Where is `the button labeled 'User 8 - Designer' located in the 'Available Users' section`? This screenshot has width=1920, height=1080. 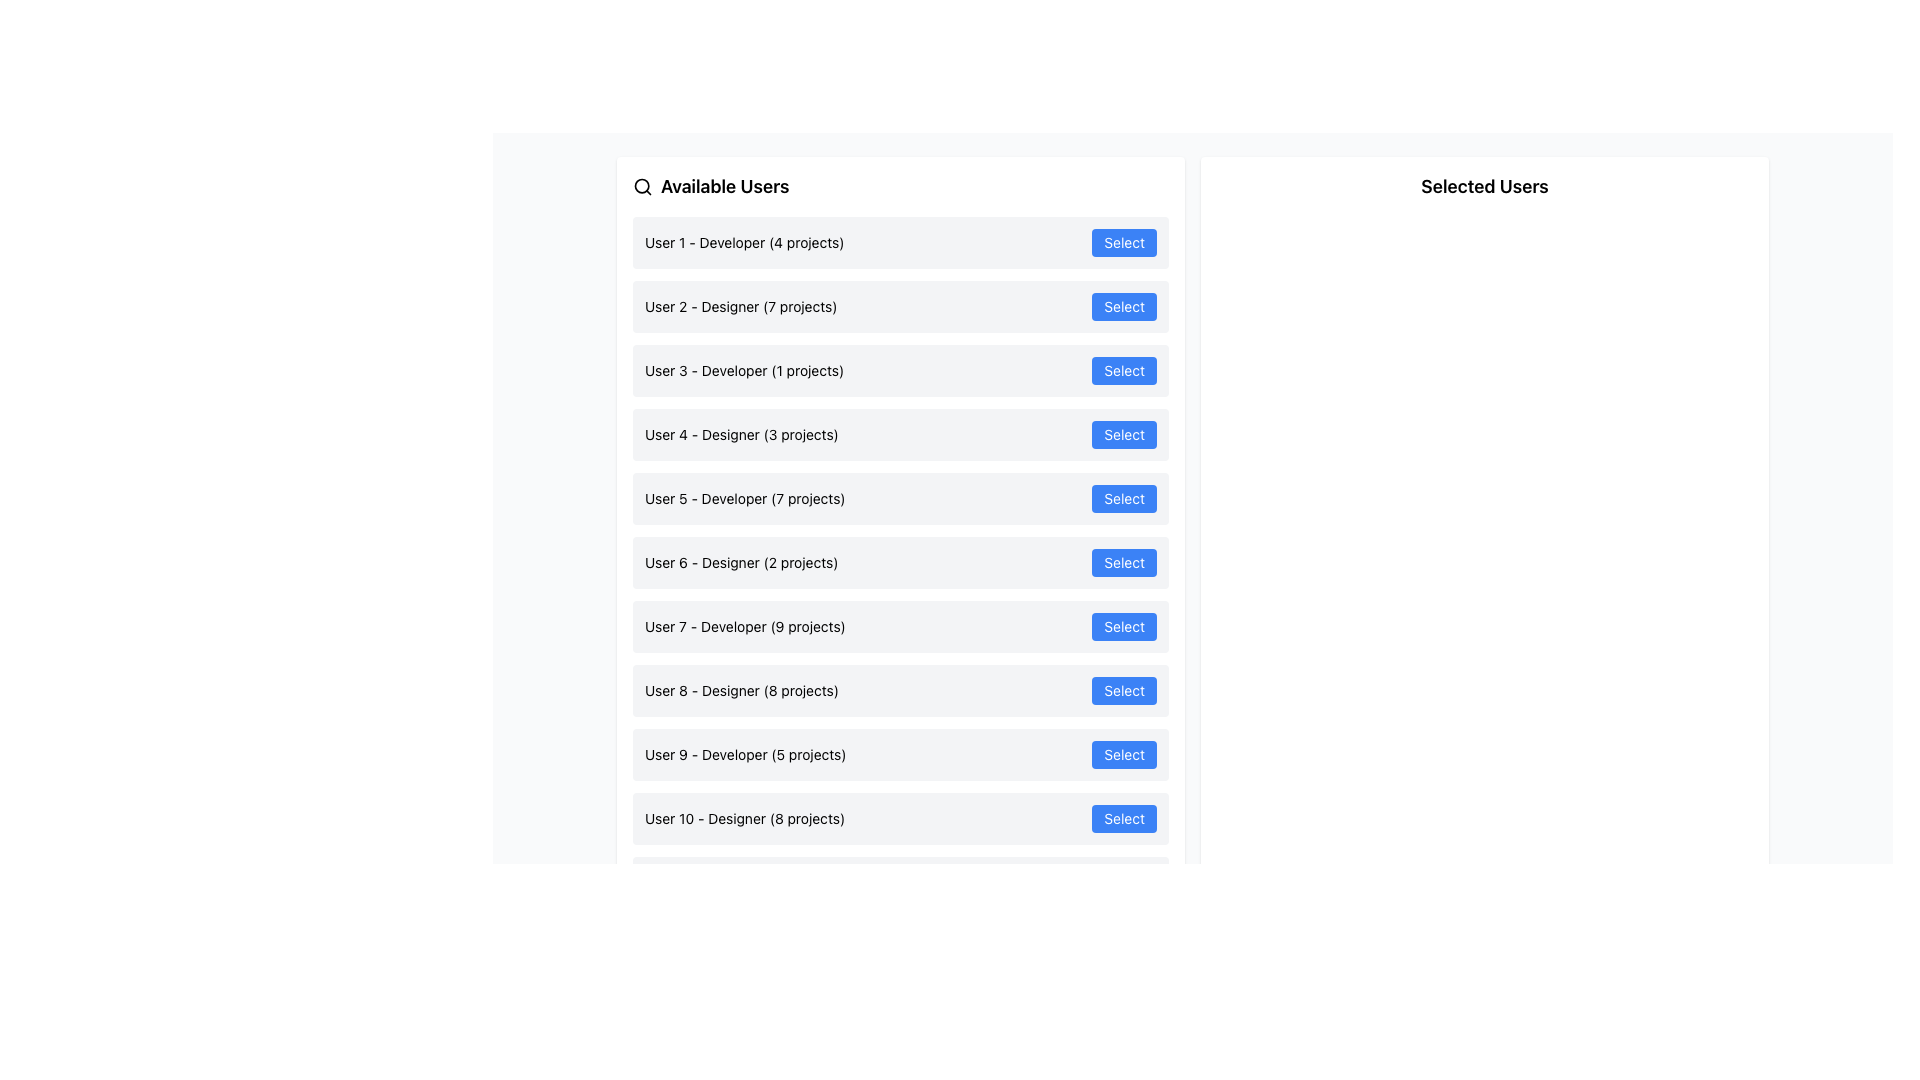 the button labeled 'User 8 - Designer' located in the 'Available Users' section is located at coordinates (1124, 689).